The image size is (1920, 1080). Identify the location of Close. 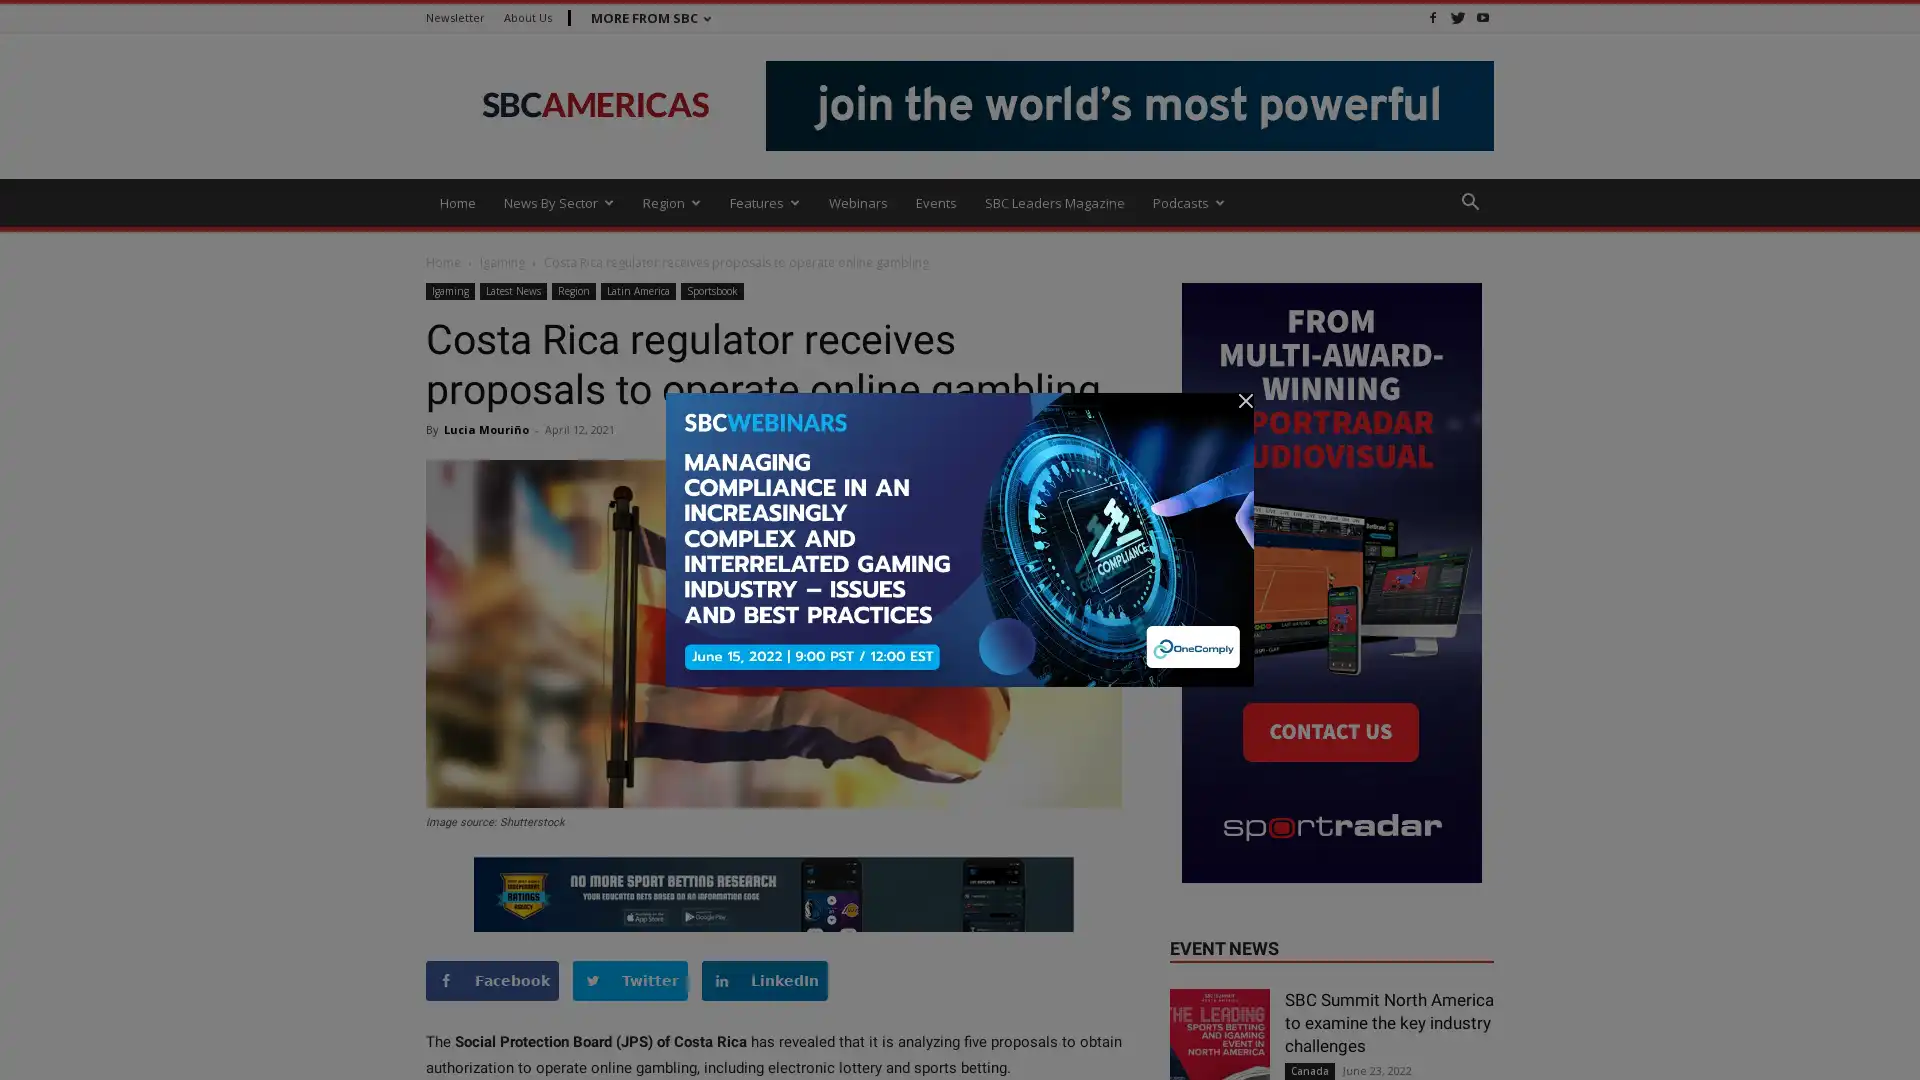
(1884, 1040).